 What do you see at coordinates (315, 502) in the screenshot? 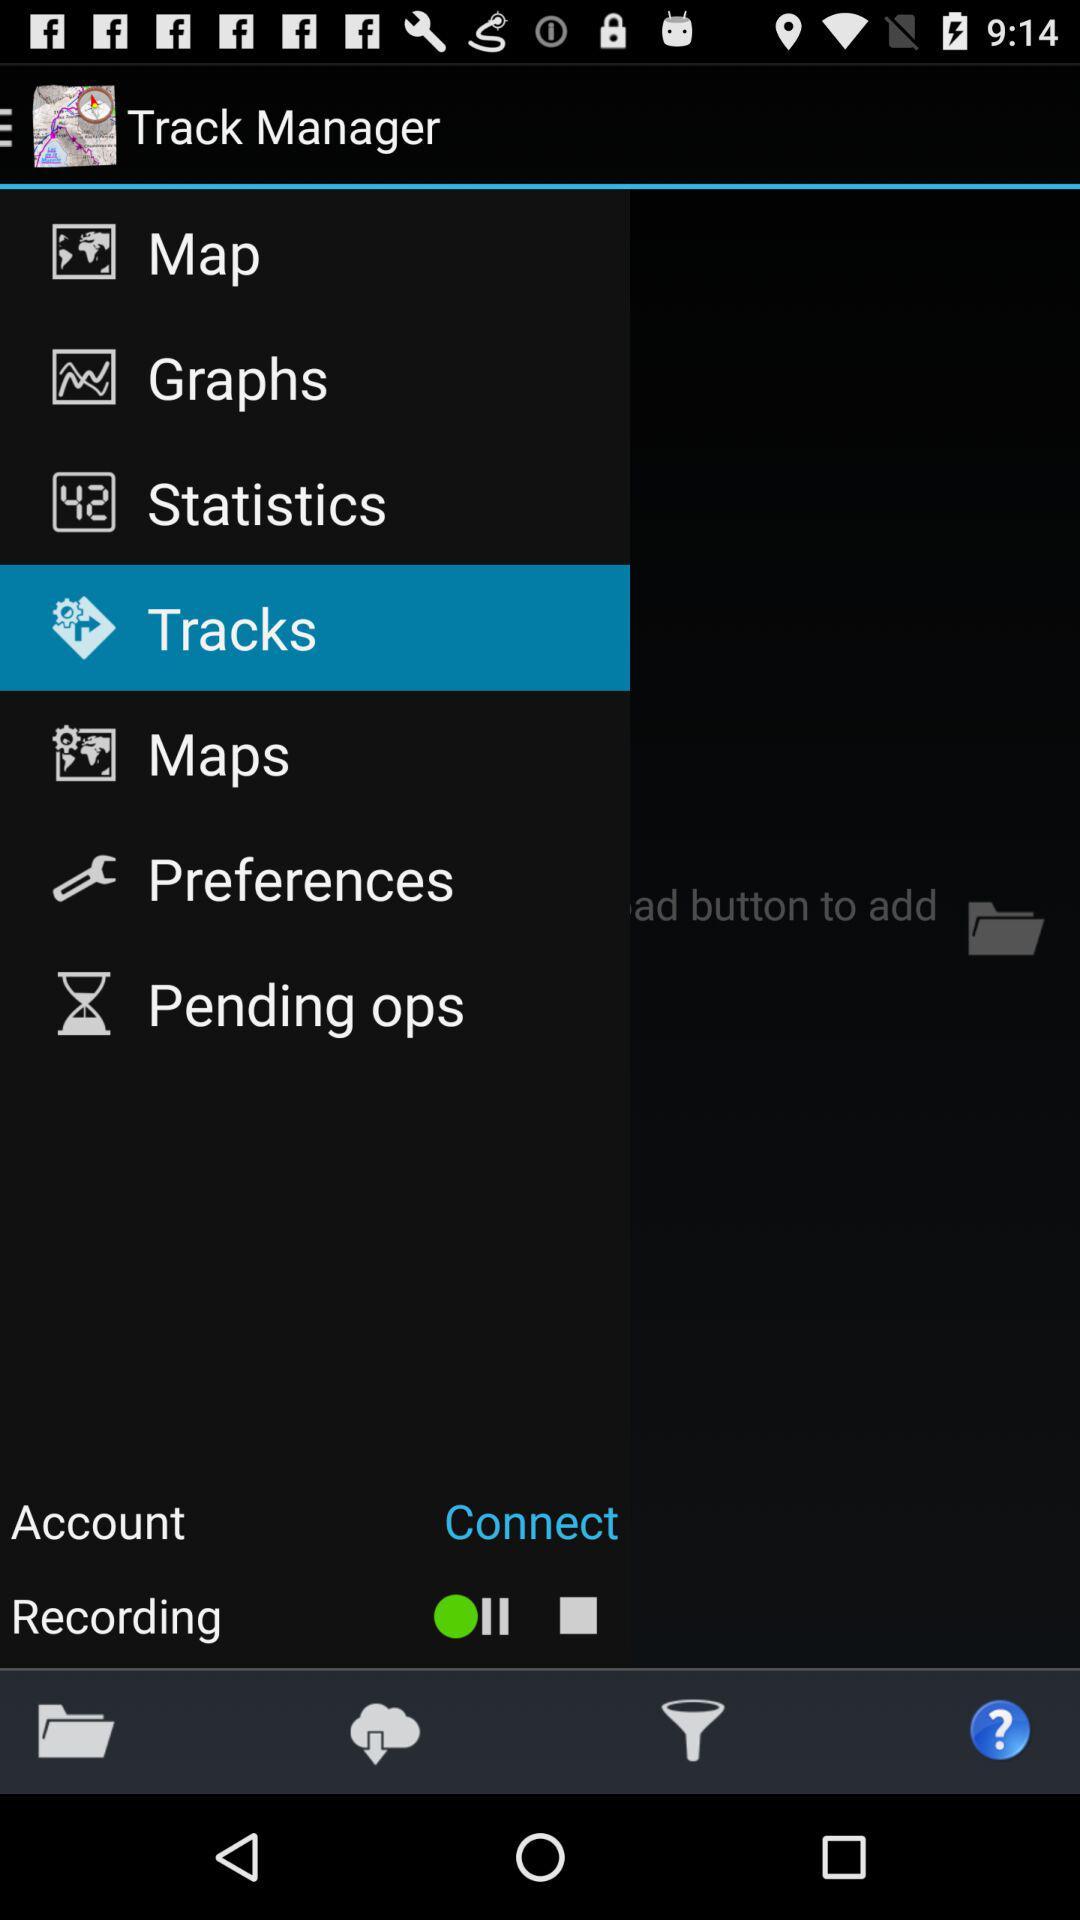
I see `icon above tracks` at bounding box center [315, 502].